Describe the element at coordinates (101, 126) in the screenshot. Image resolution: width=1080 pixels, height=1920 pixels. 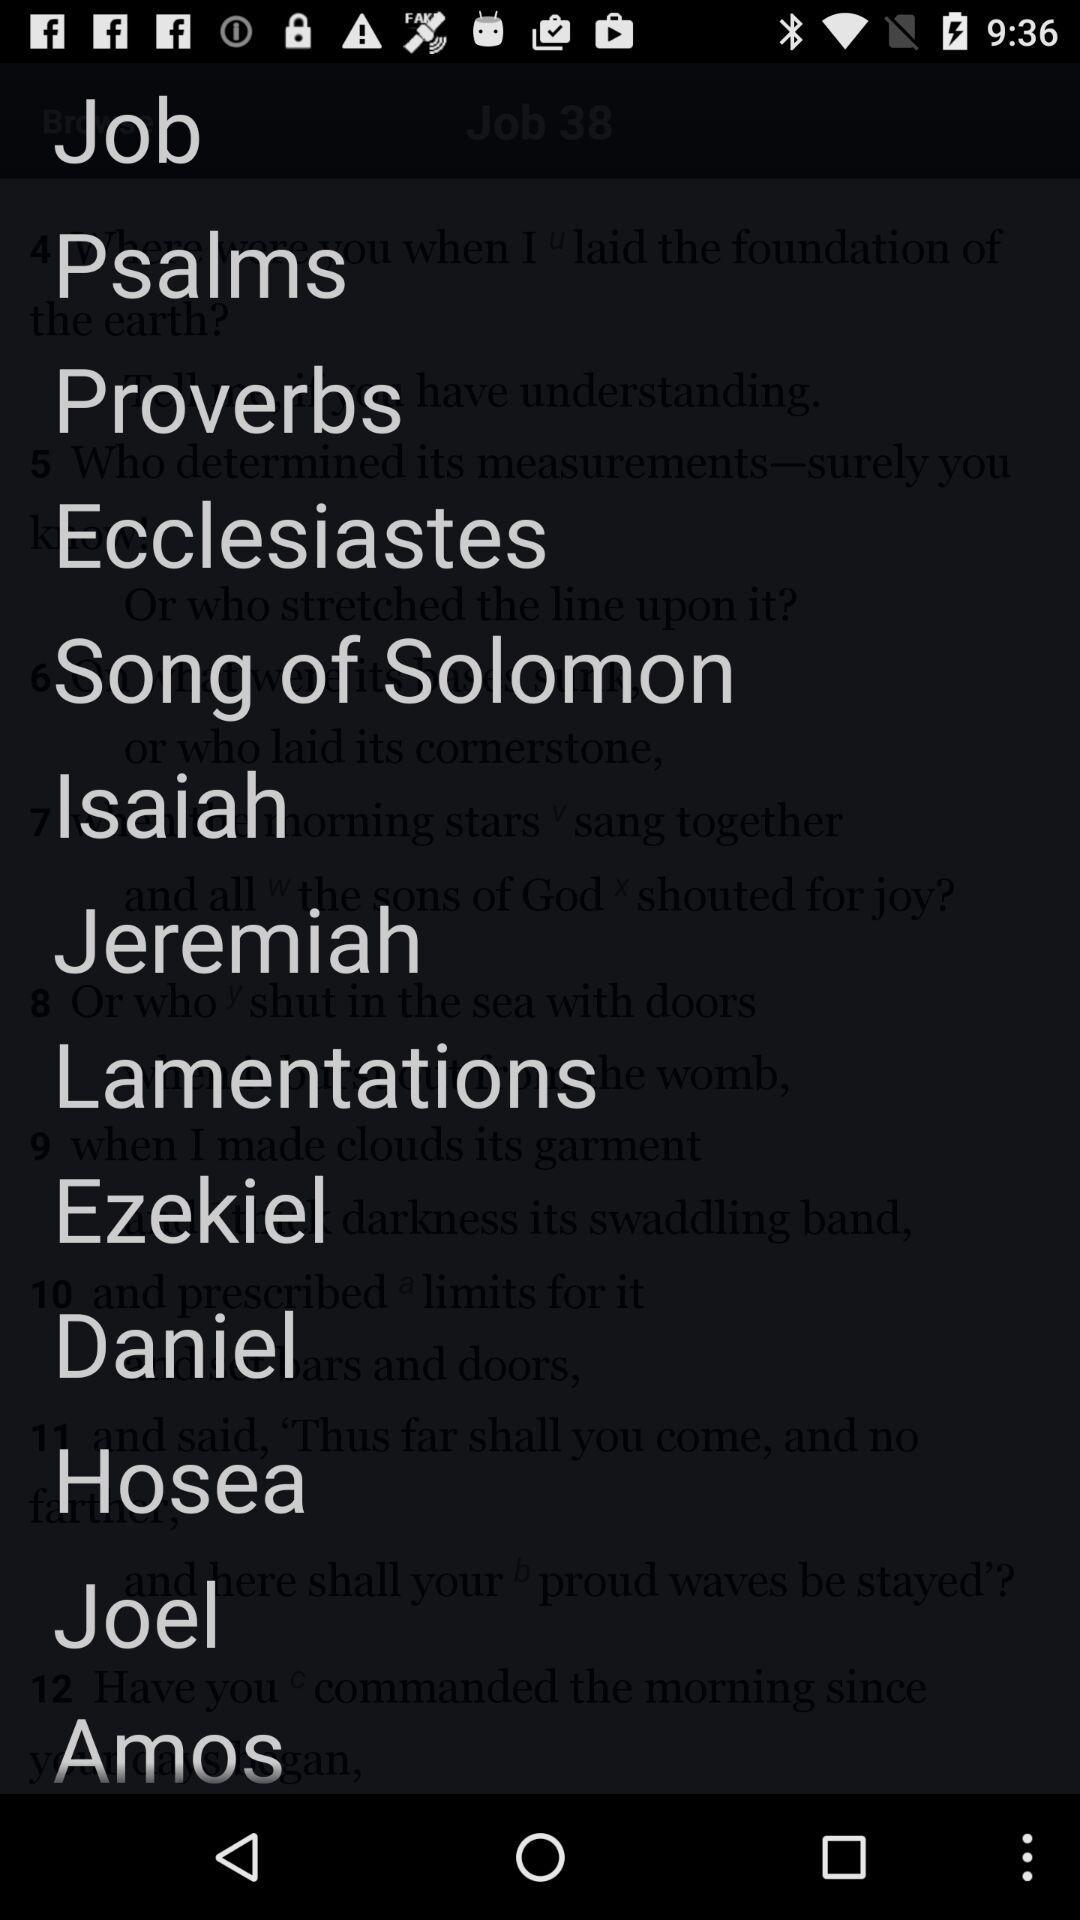
I see `the job app` at that location.